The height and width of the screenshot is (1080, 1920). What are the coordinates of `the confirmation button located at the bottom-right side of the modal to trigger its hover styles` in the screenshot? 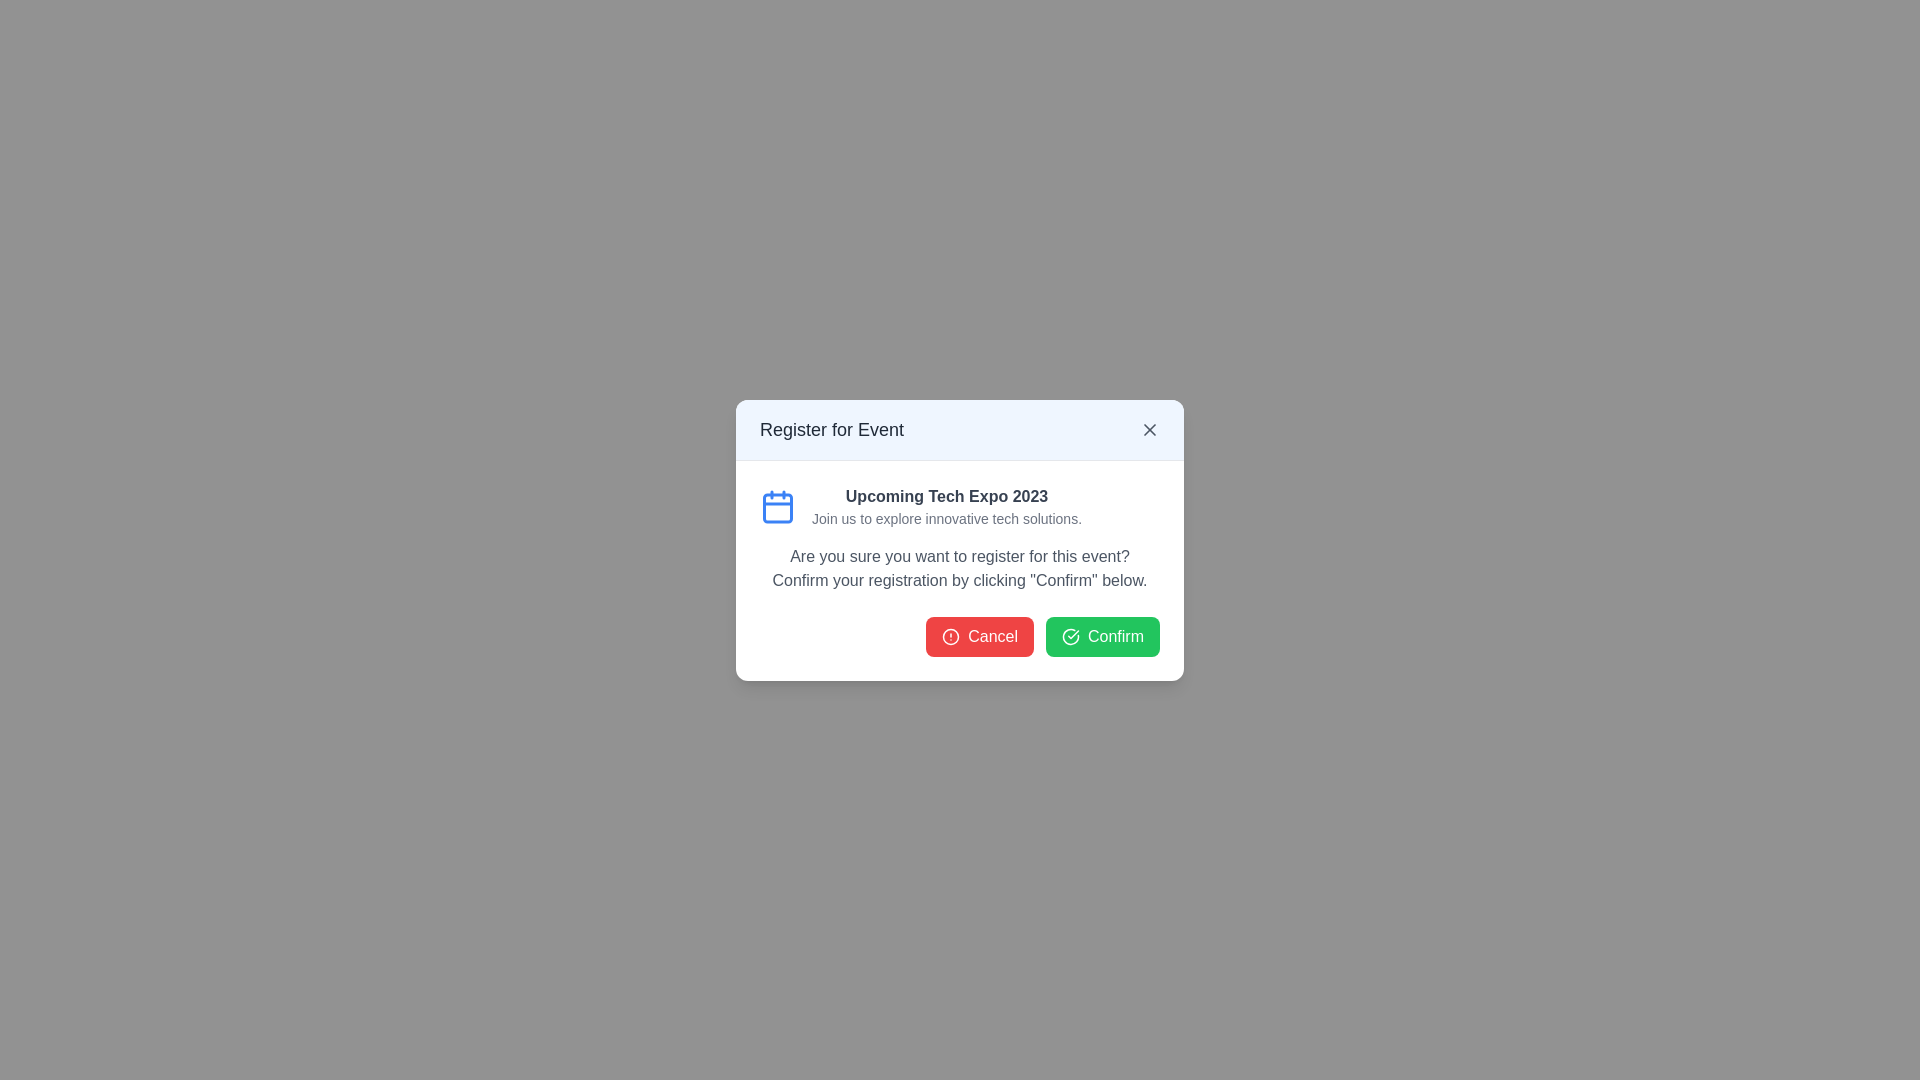 It's located at (1102, 636).